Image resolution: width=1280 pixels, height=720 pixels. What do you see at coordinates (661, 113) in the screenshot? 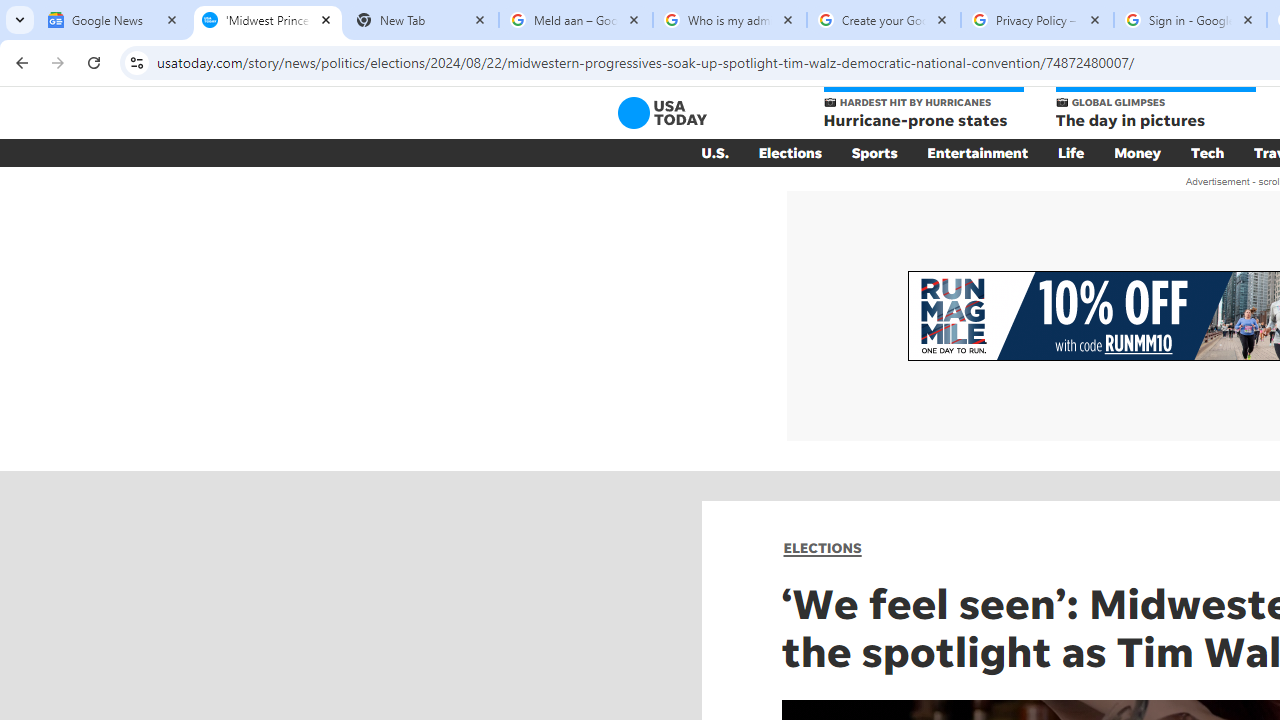
I see `'USA TODAY'` at bounding box center [661, 113].